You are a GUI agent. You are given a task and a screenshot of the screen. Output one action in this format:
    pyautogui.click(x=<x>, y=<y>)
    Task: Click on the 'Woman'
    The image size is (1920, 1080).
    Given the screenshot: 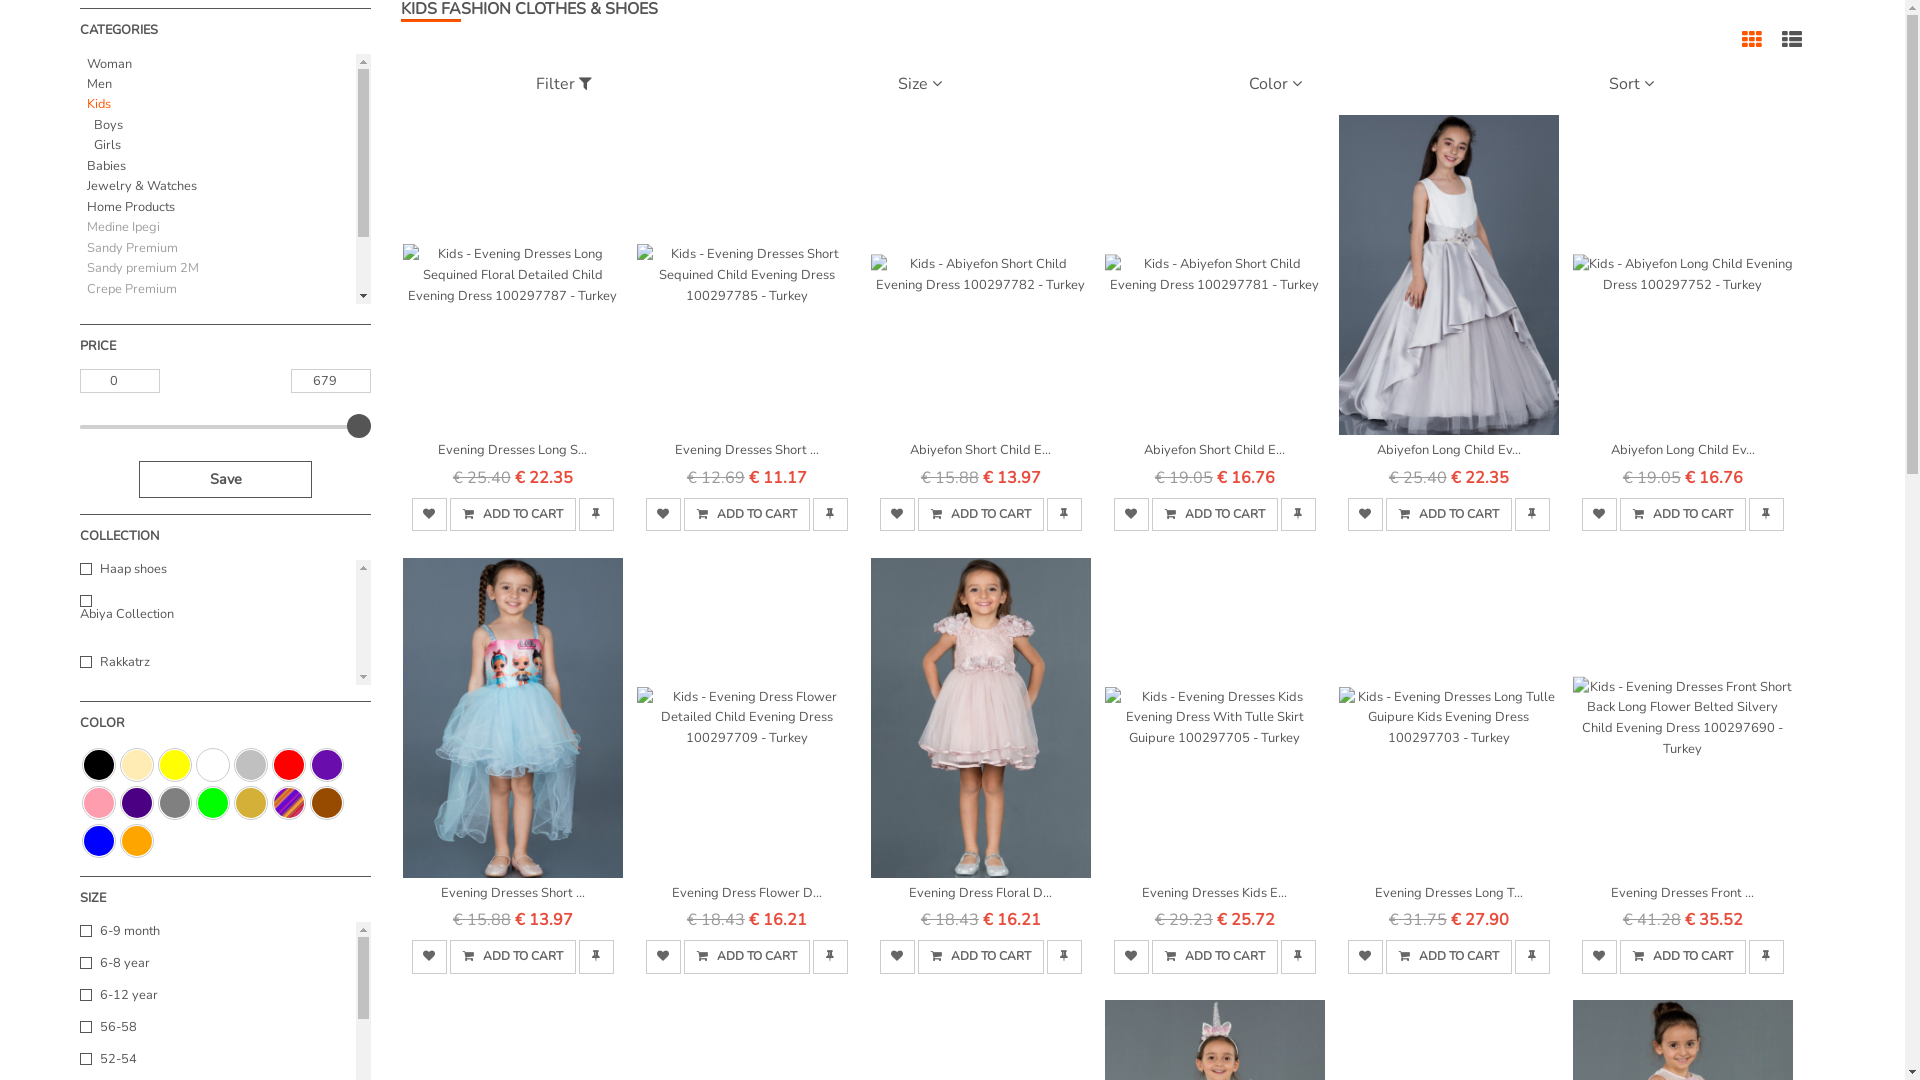 What is the action you would take?
    pyautogui.click(x=84, y=63)
    